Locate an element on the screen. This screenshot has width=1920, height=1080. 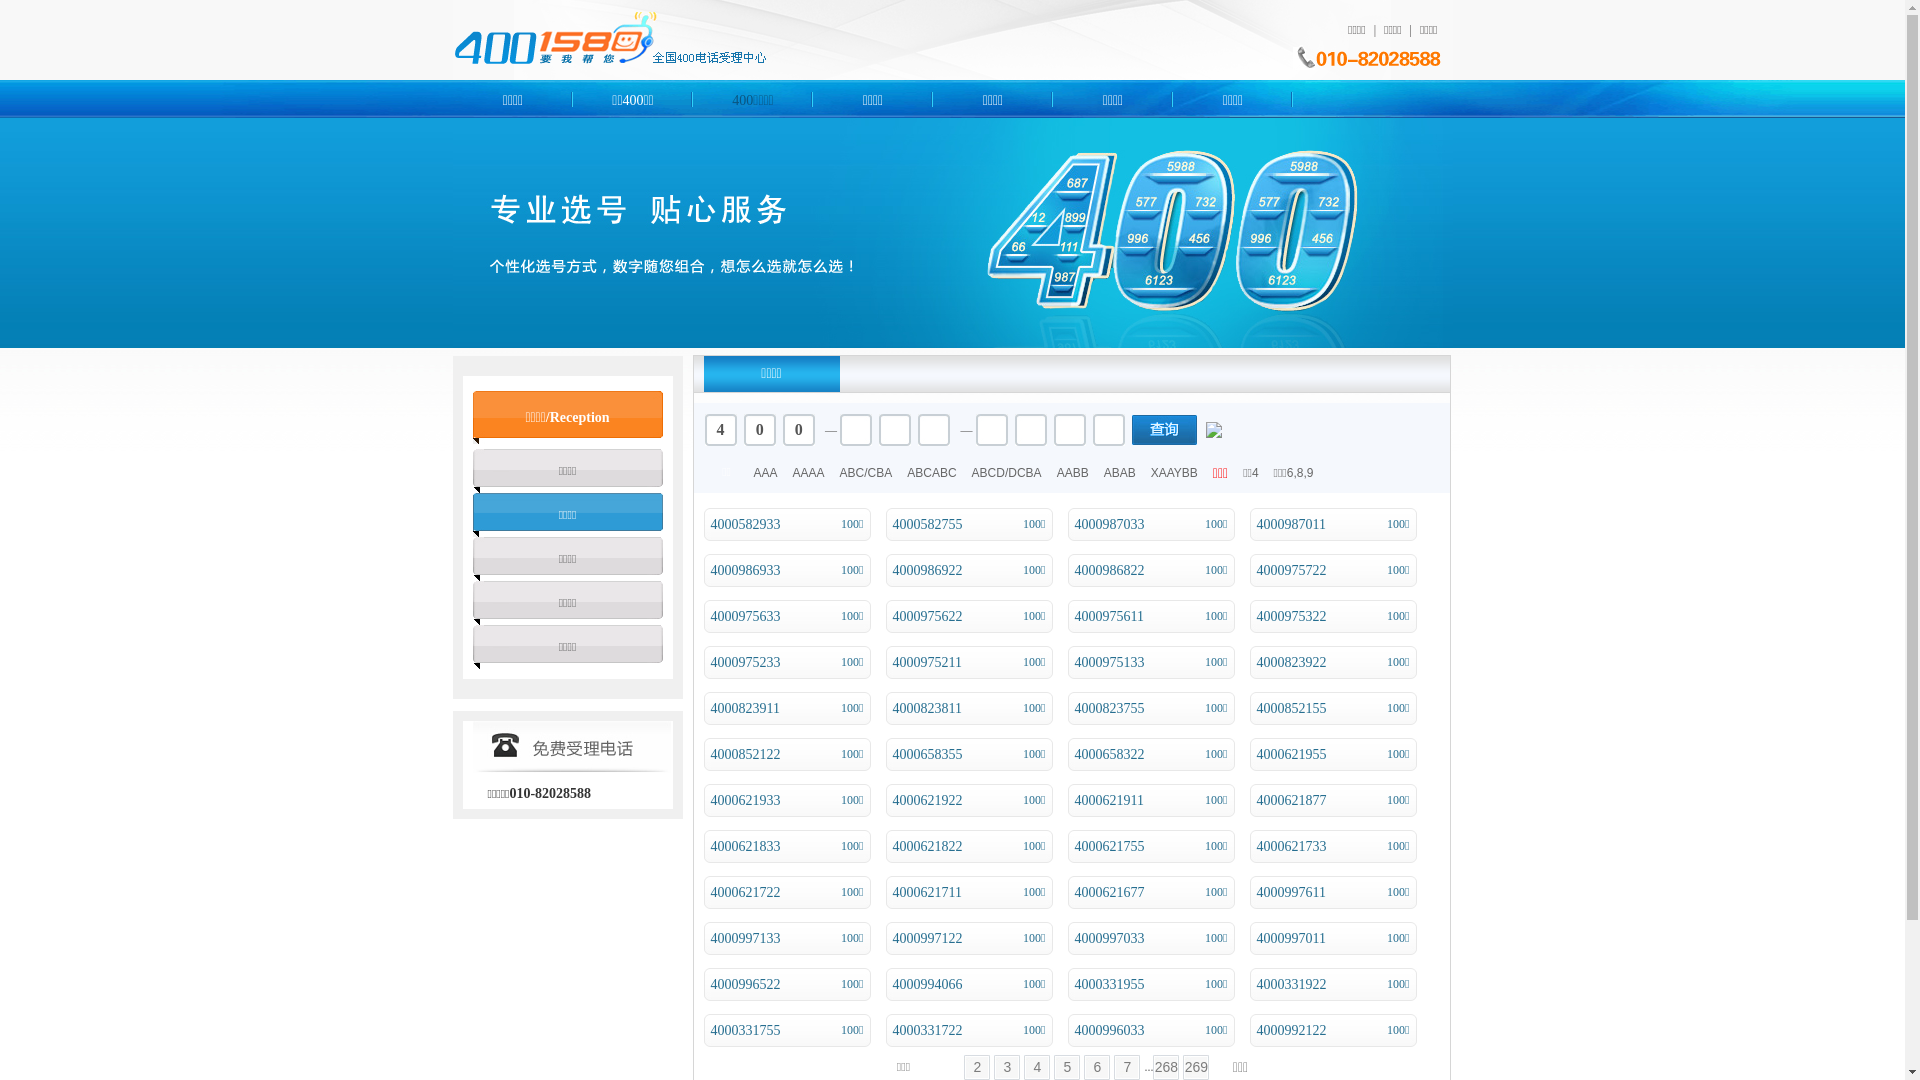
'AAAA' is located at coordinates (786, 473).